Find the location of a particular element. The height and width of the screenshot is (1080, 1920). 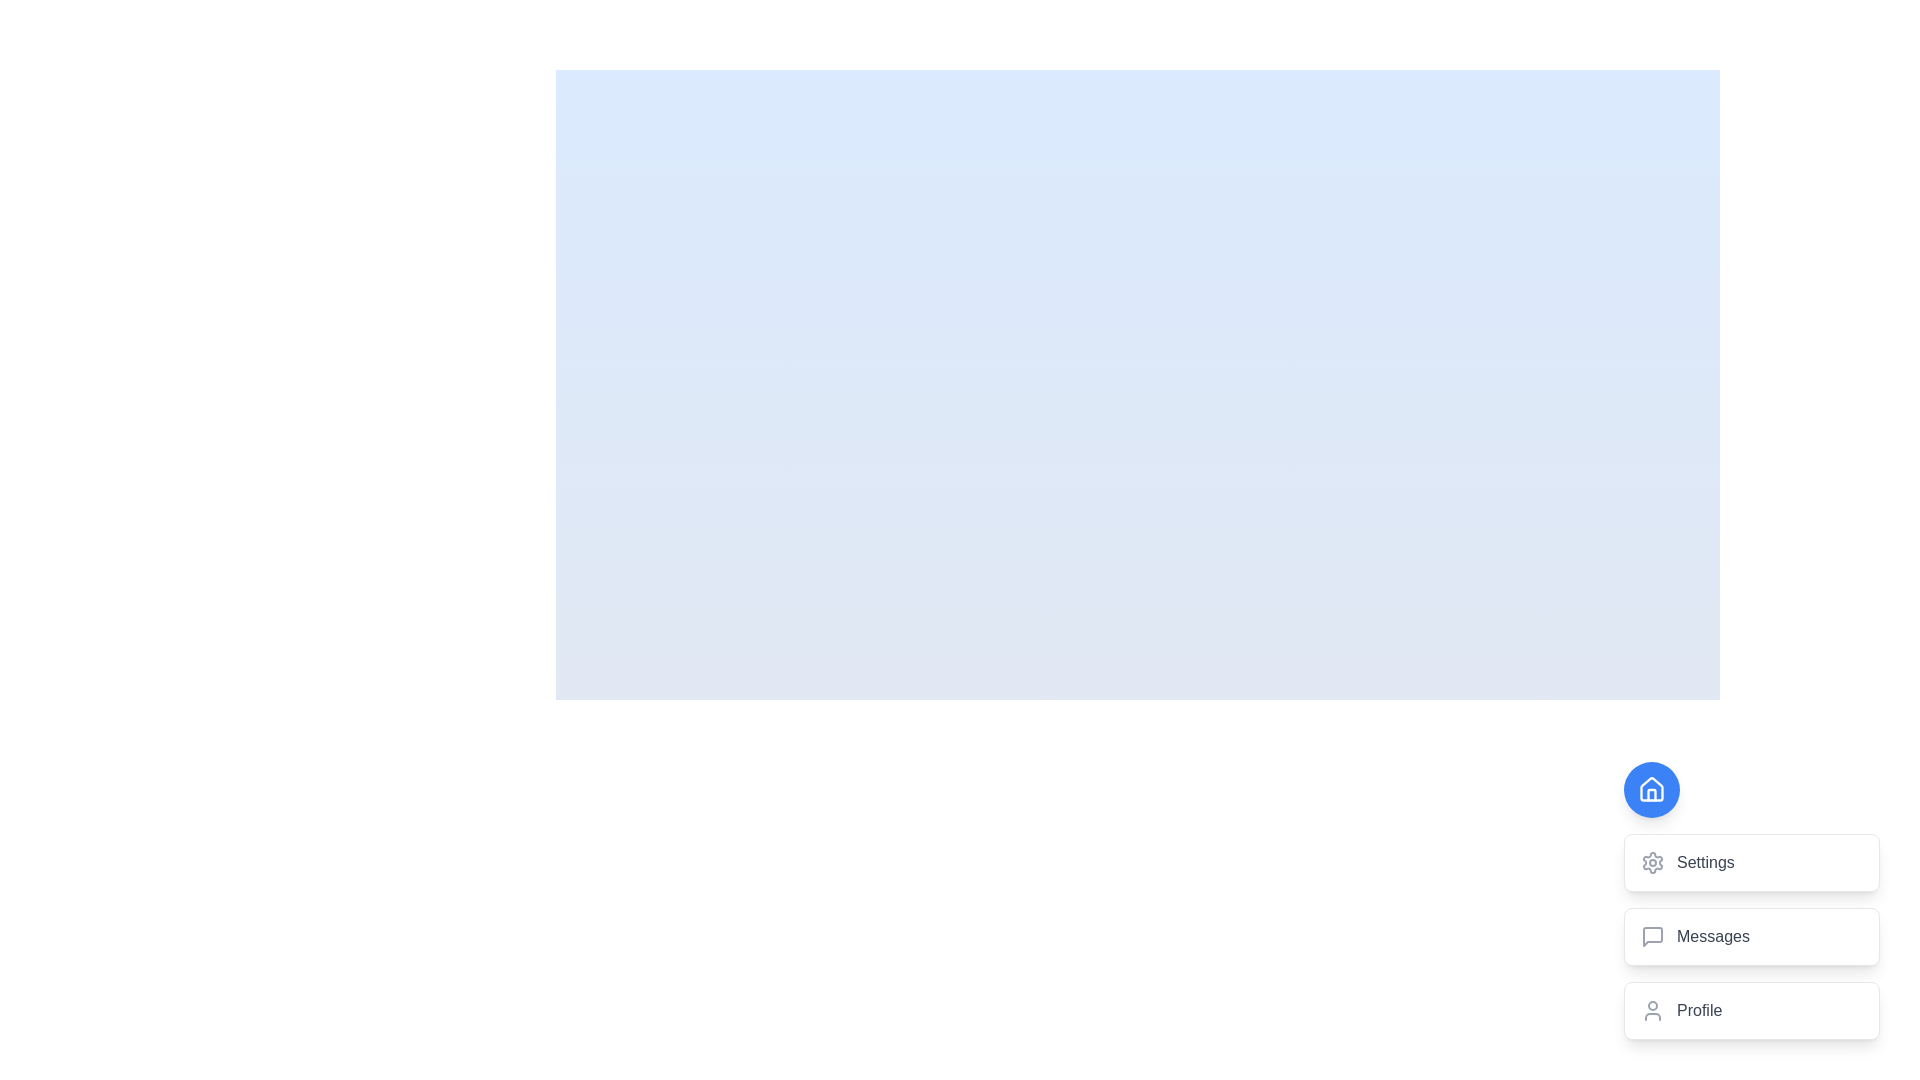

the gear icon used to denote settings located at the top of the 'Settings' section, adjacent to the 'Settings' label is located at coordinates (1652, 862).